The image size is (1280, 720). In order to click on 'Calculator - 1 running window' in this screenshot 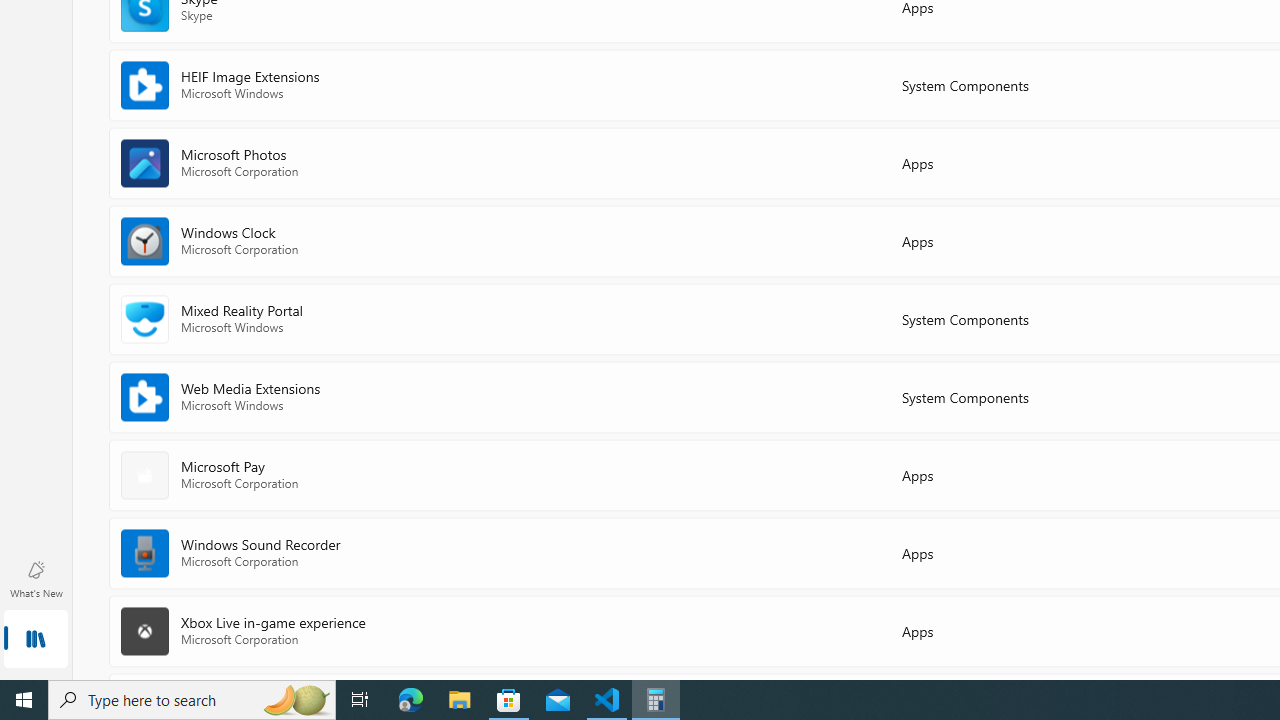, I will do `click(656, 698)`.